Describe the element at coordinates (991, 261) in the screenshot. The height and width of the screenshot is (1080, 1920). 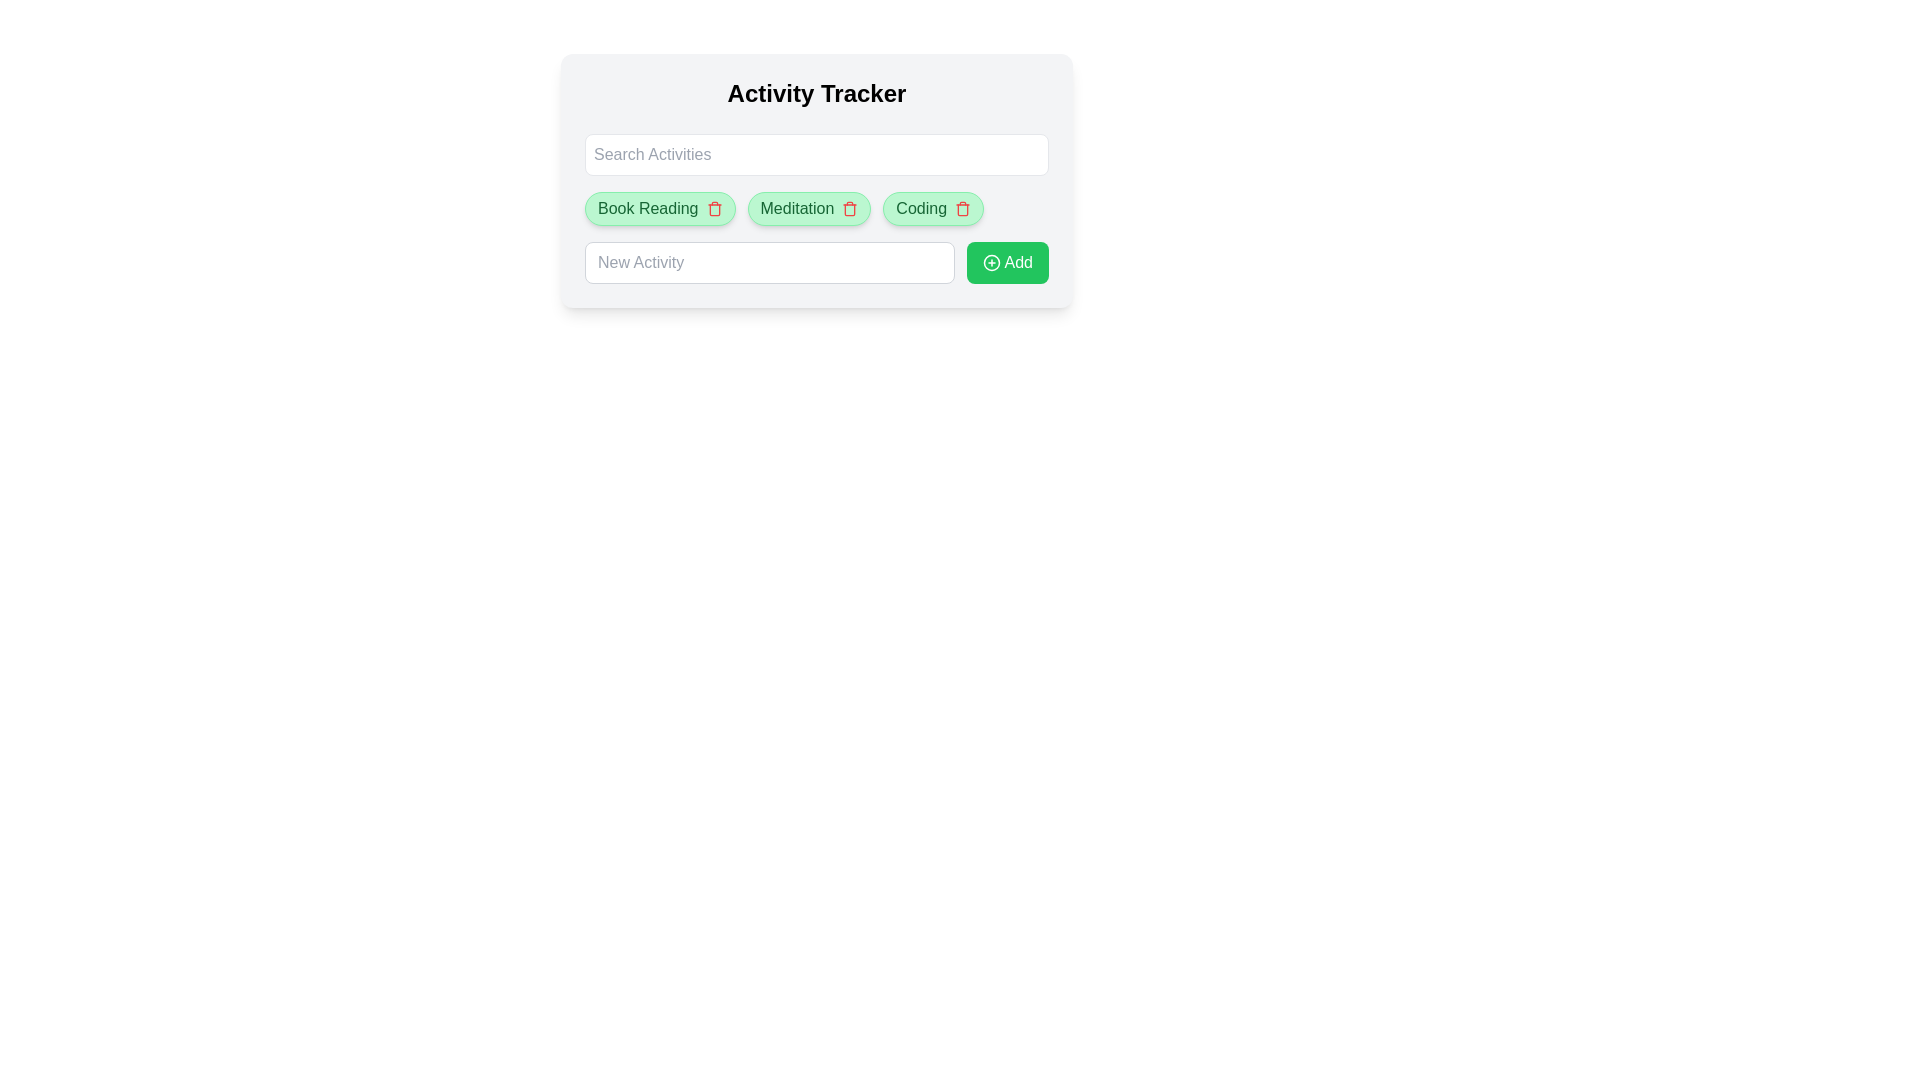
I see `the circular icon with a cross inside, which is part of the 'Add' button located on the far right side of the UI, next to the 'New Activity' input field` at that location.